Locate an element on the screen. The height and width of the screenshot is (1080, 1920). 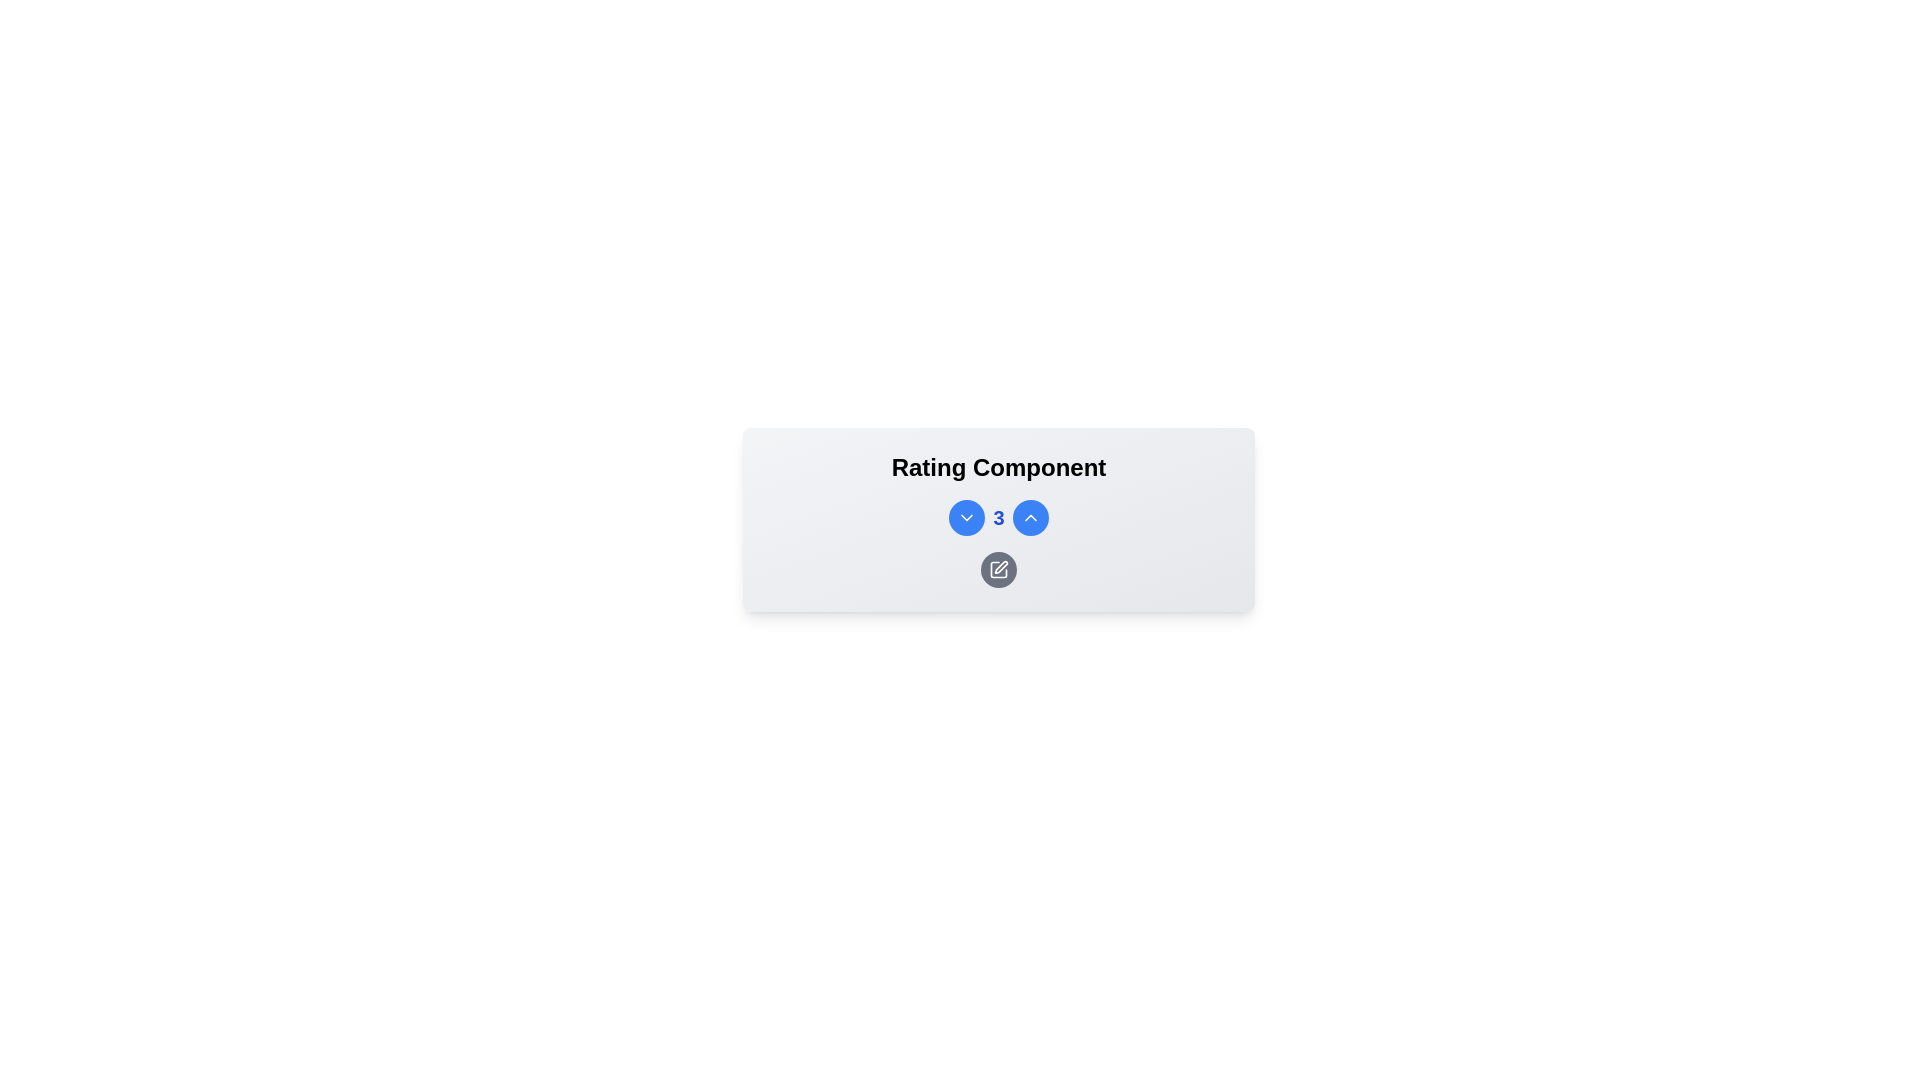
the Icon button that resembles a square with a pen over it is located at coordinates (998, 570).